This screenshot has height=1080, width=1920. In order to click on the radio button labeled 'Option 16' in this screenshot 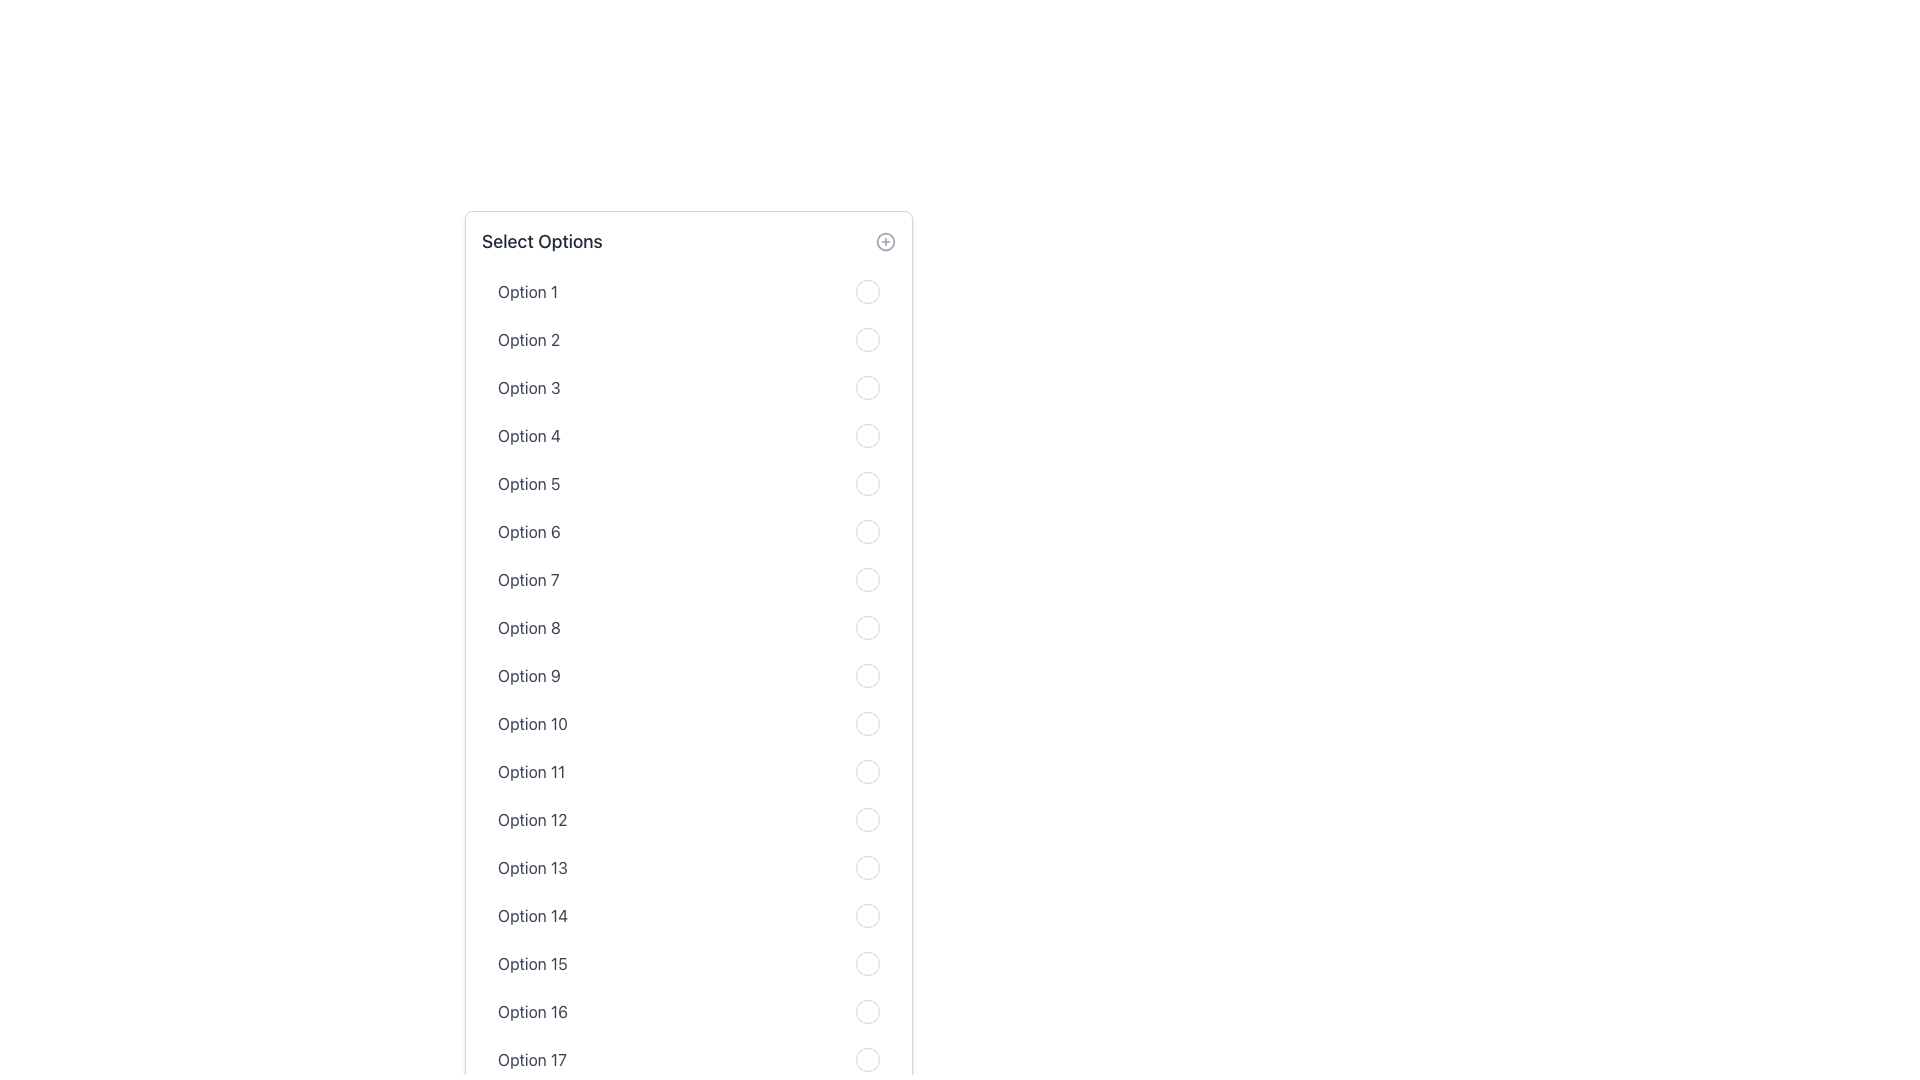, I will do `click(689, 1011)`.